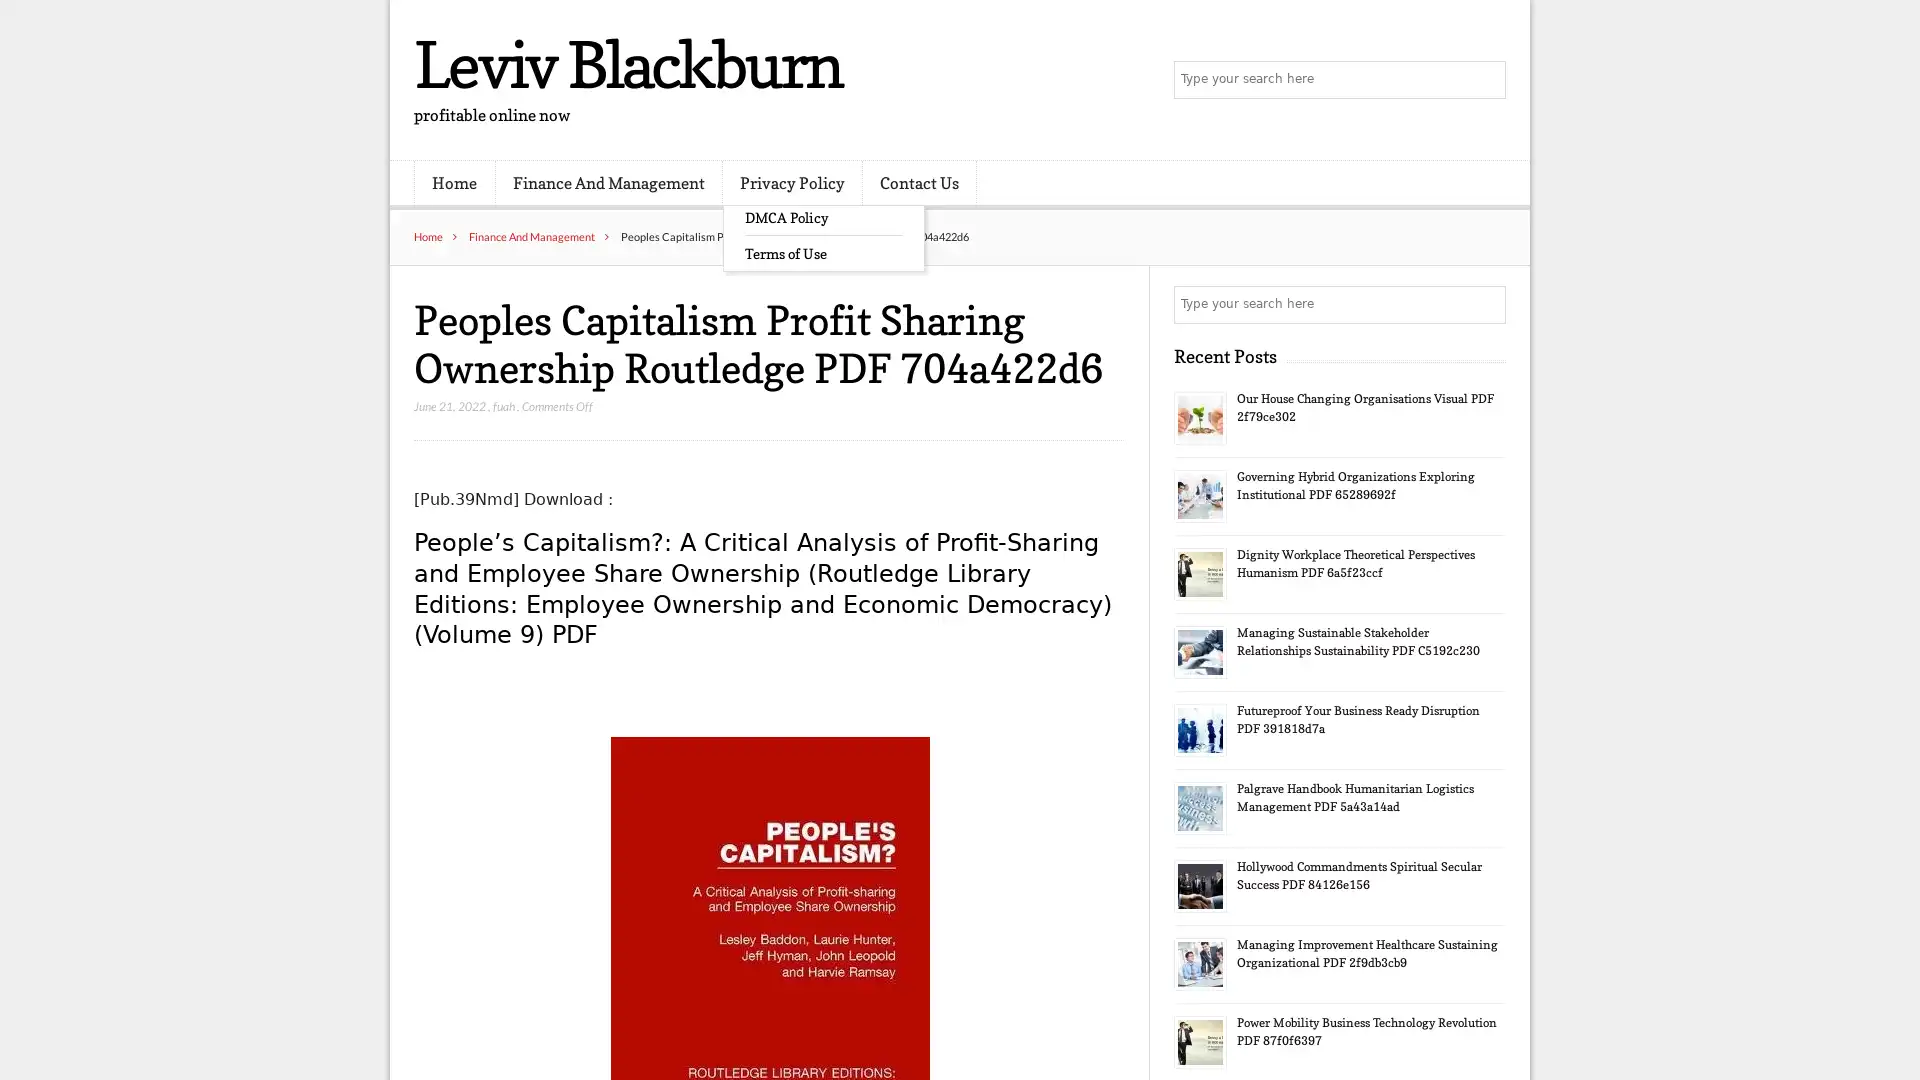 The image size is (1920, 1080). Describe the element at coordinates (1485, 80) in the screenshot. I see `Search` at that location.